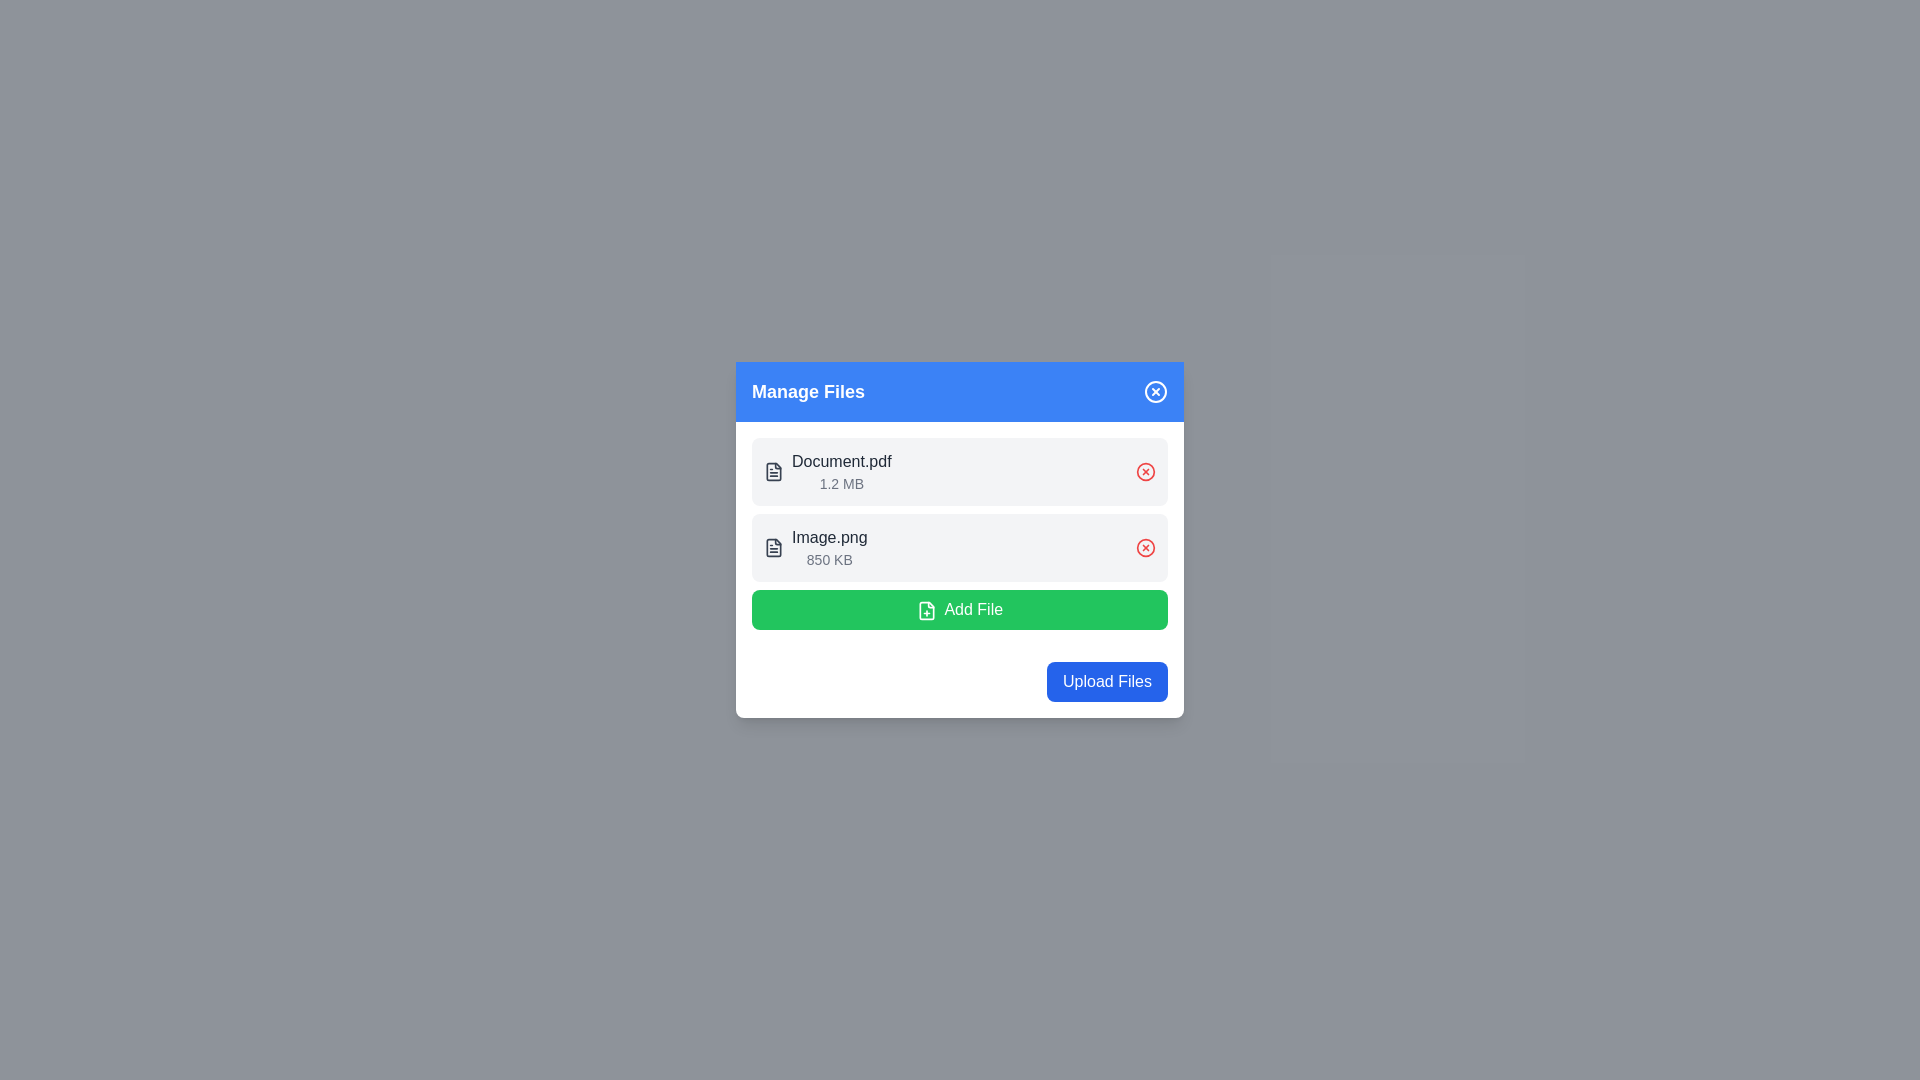 The width and height of the screenshot is (1920, 1080). I want to click on the descriptive text label positioned on the left side of the blue header bar in the file management panel, so click(808, 392).